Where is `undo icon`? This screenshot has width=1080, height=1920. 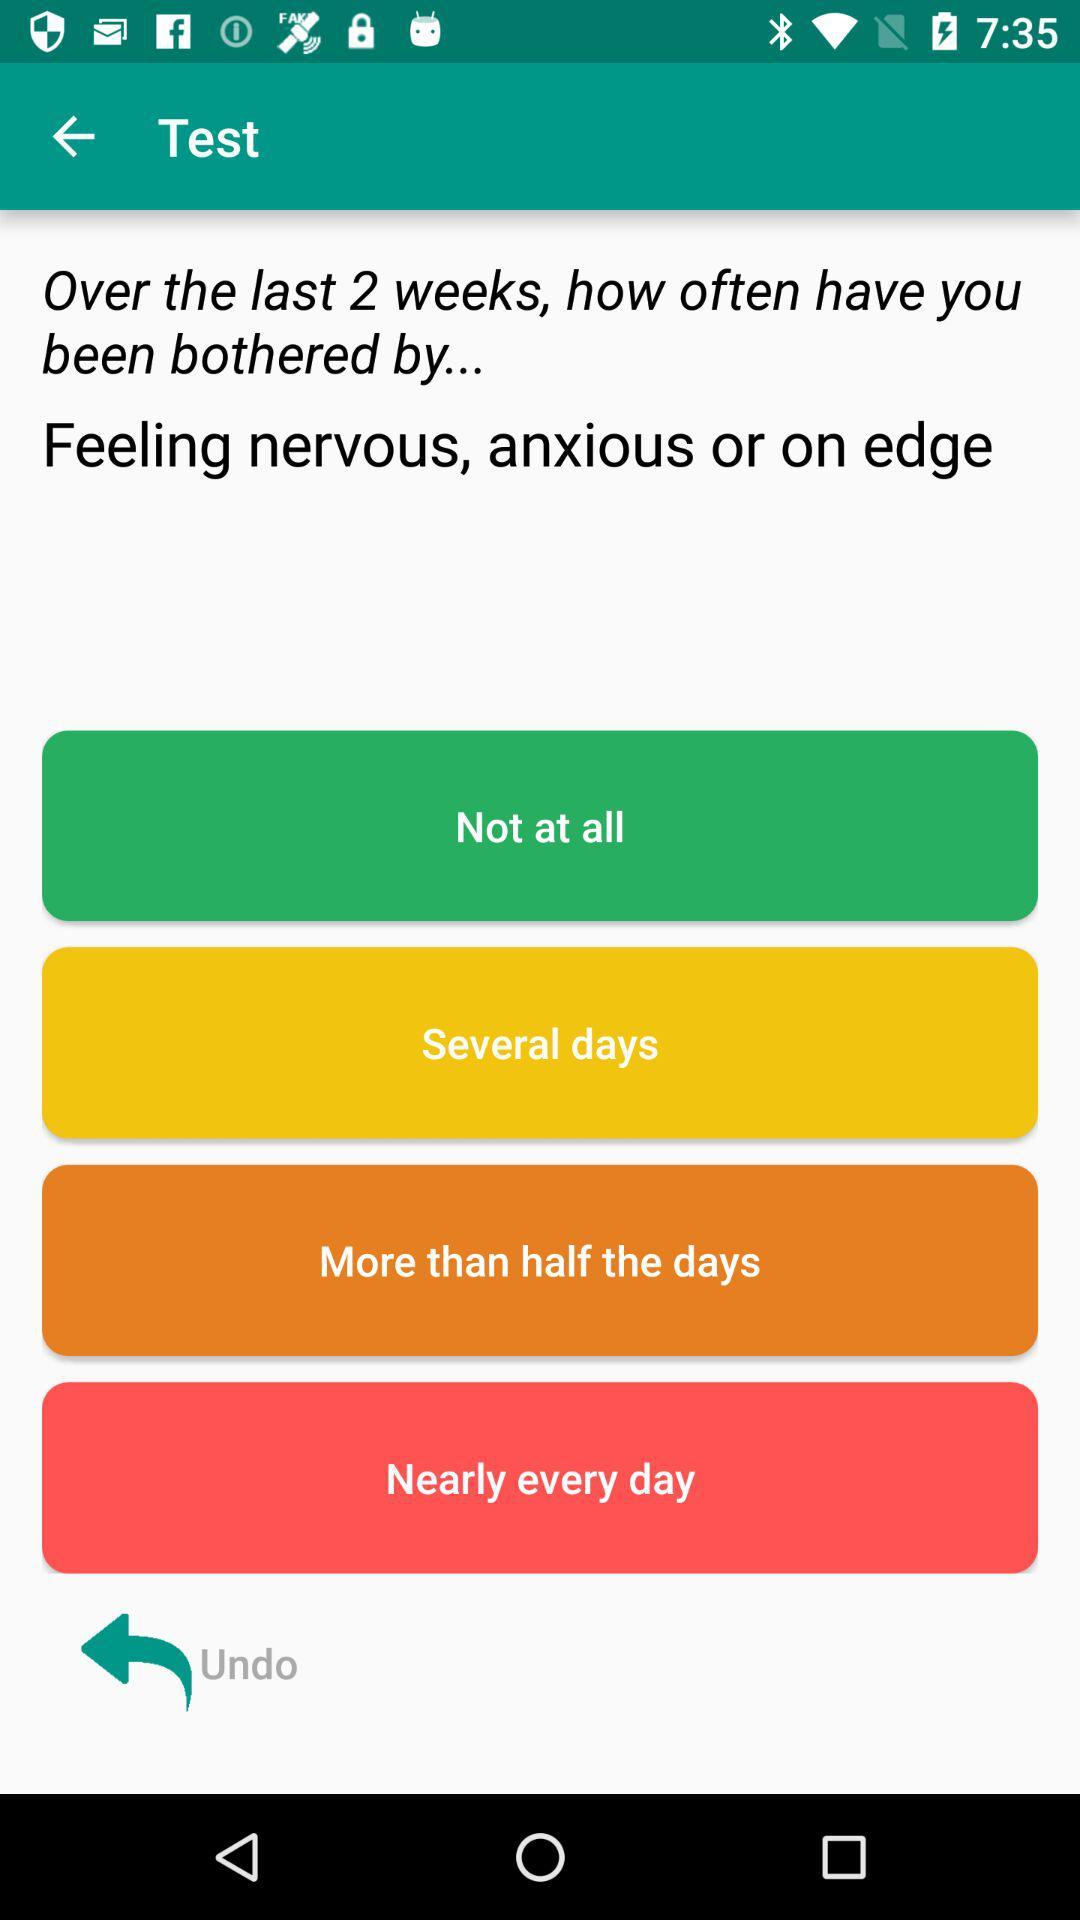
undo icon is located at coordinates (185, 1662).